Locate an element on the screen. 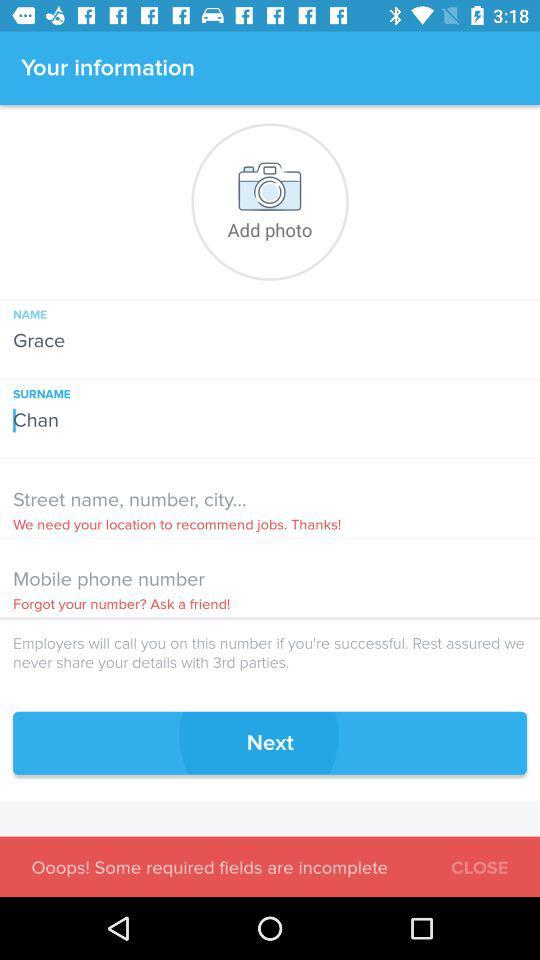  item to the right of the ooops some required item is located at coordinates (478, 864).